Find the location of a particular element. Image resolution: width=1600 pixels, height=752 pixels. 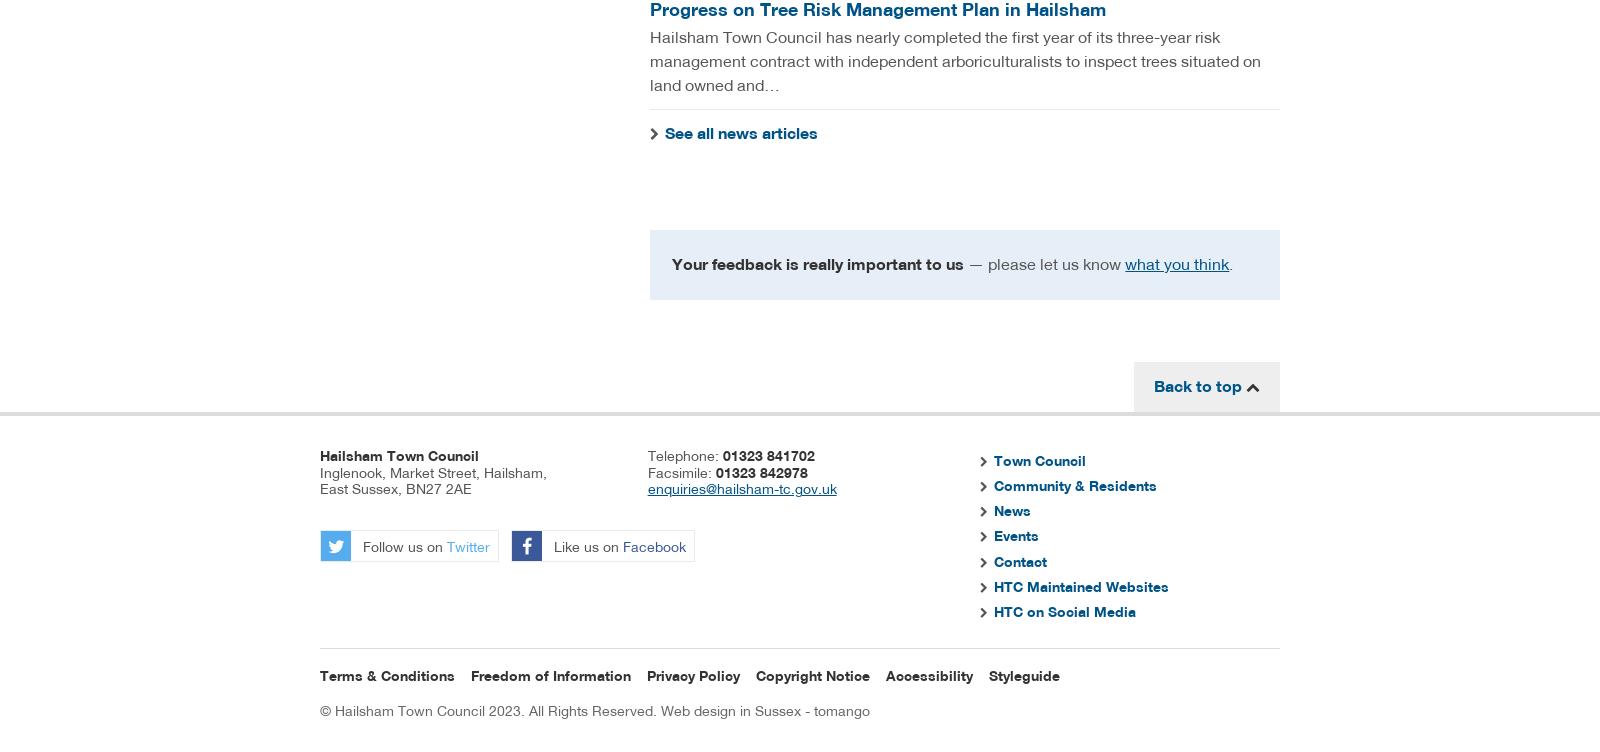

'Inglenook, Market Street, Hailsham, East Sussex, BN27 2AE' is located at coordinates (432, 479).